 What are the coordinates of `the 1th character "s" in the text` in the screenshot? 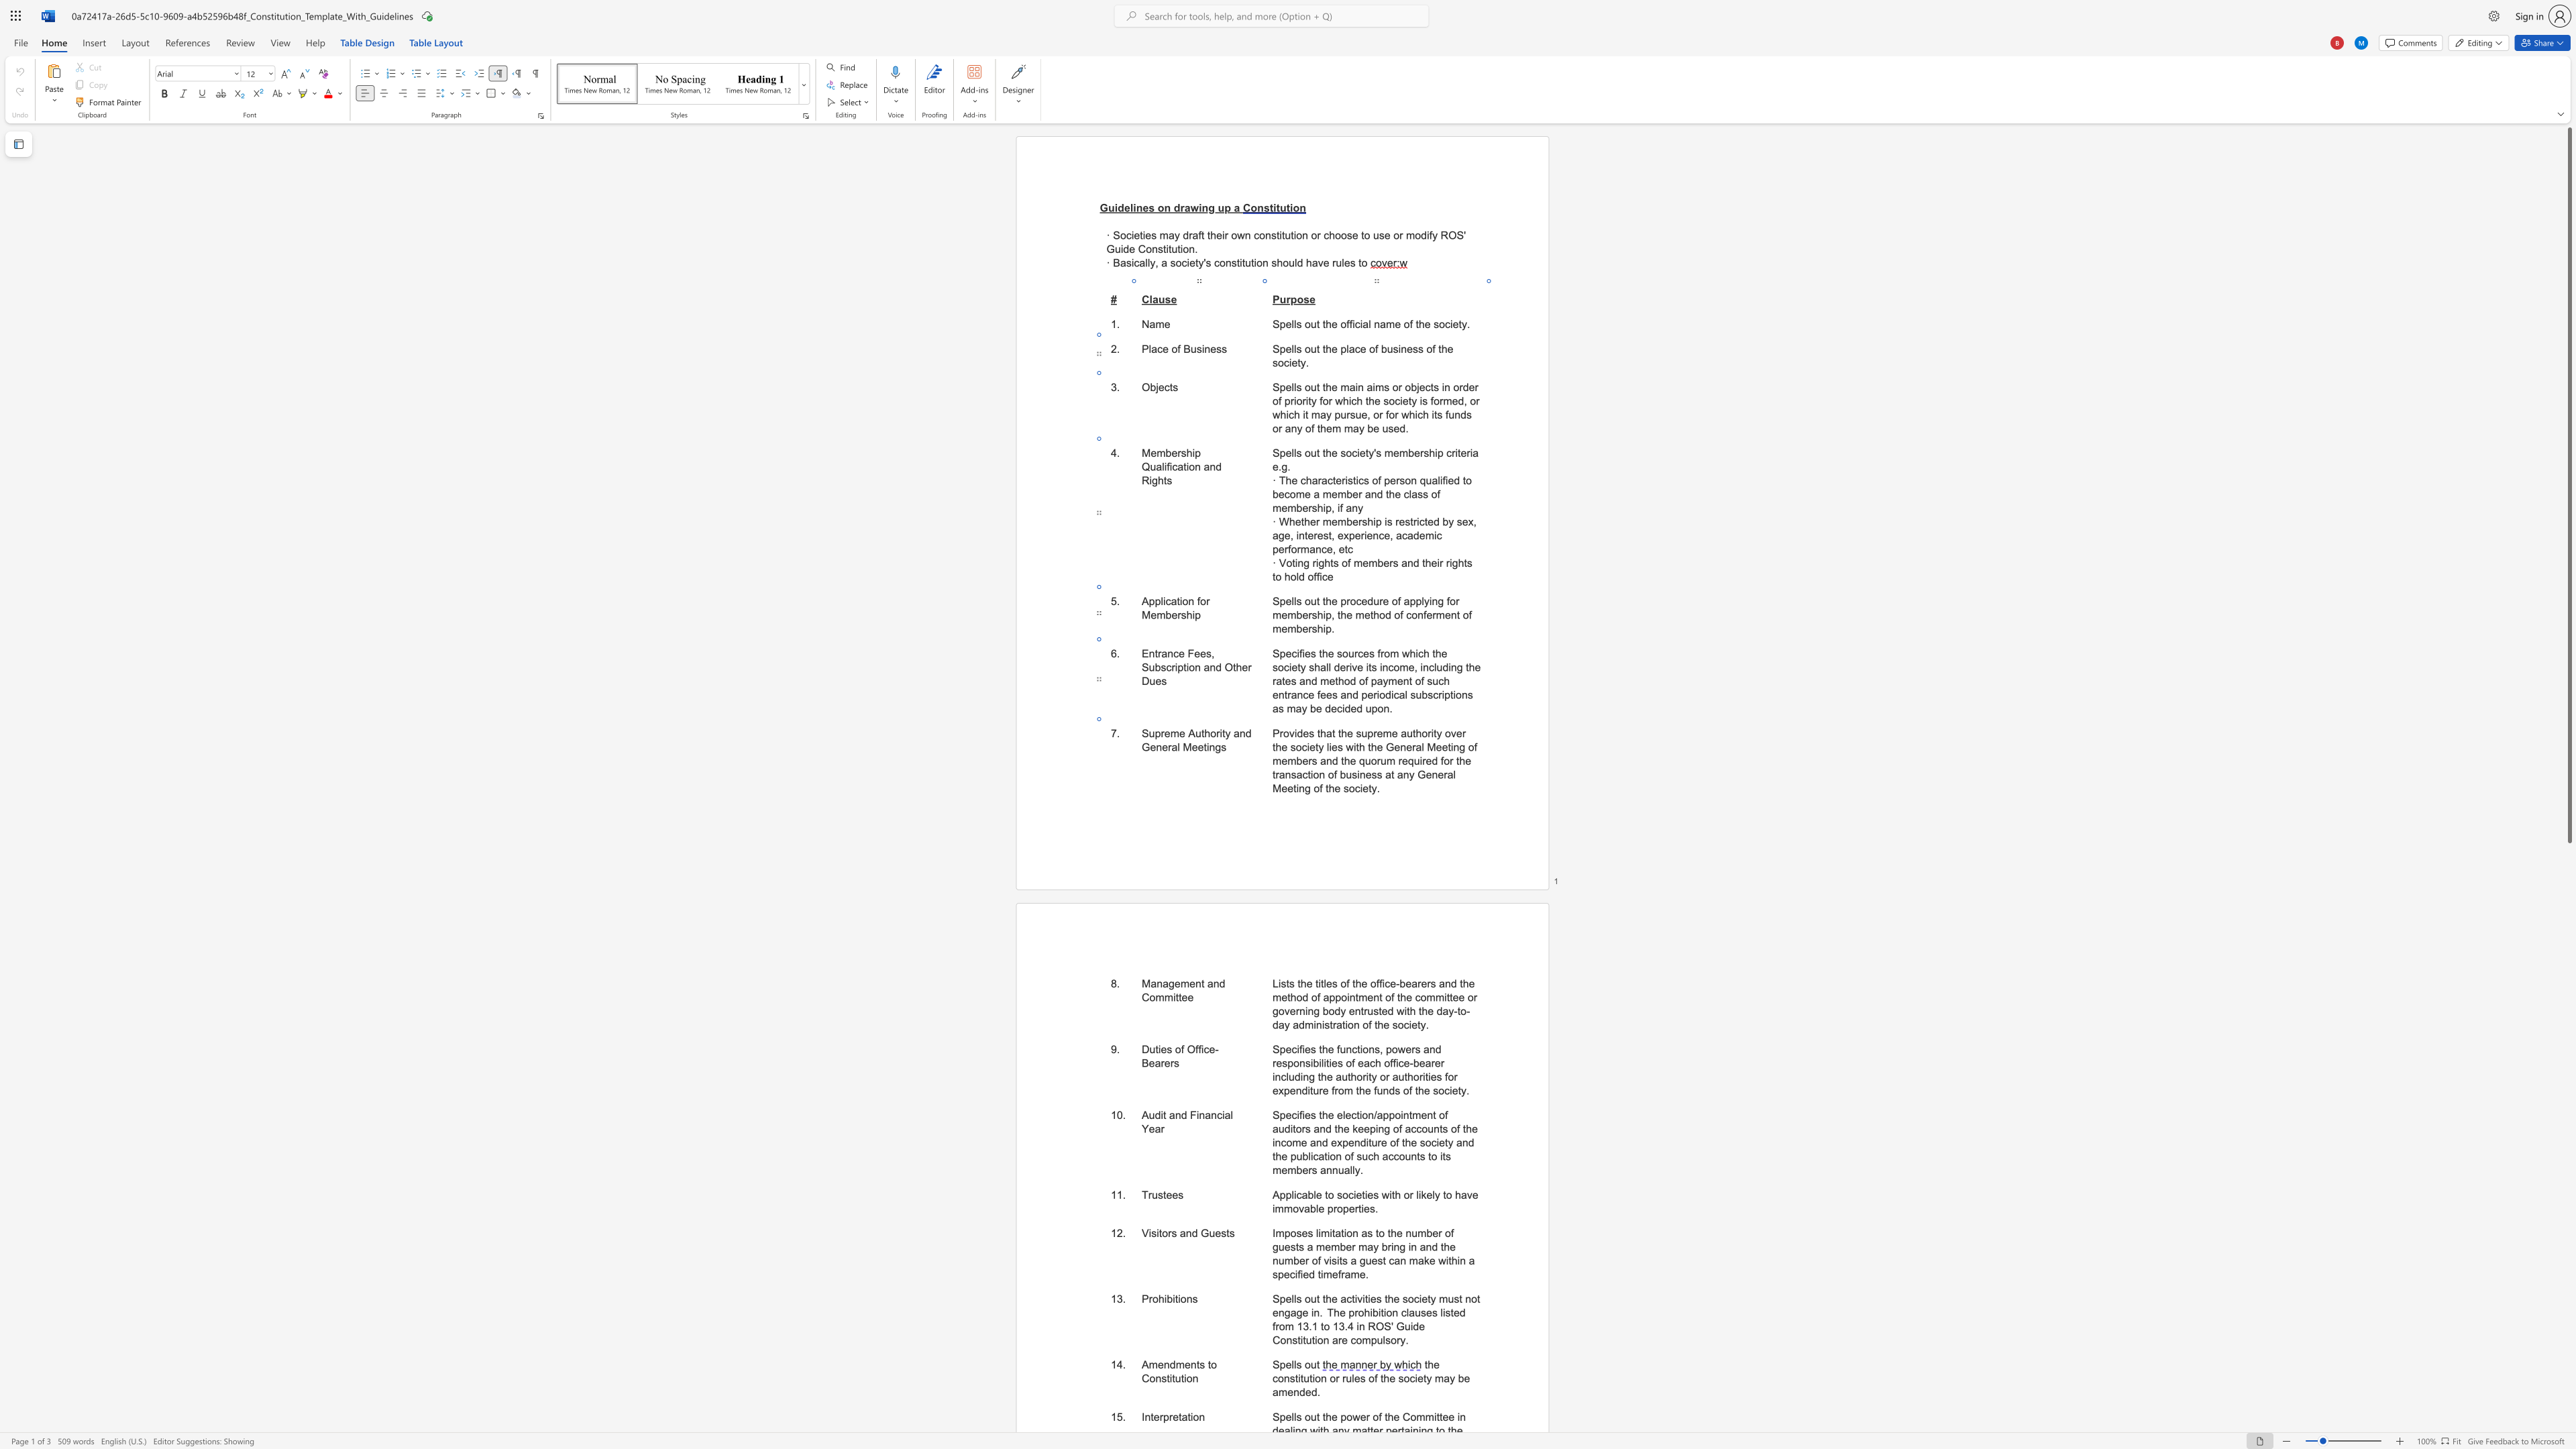 It's located at (1168, 1049).